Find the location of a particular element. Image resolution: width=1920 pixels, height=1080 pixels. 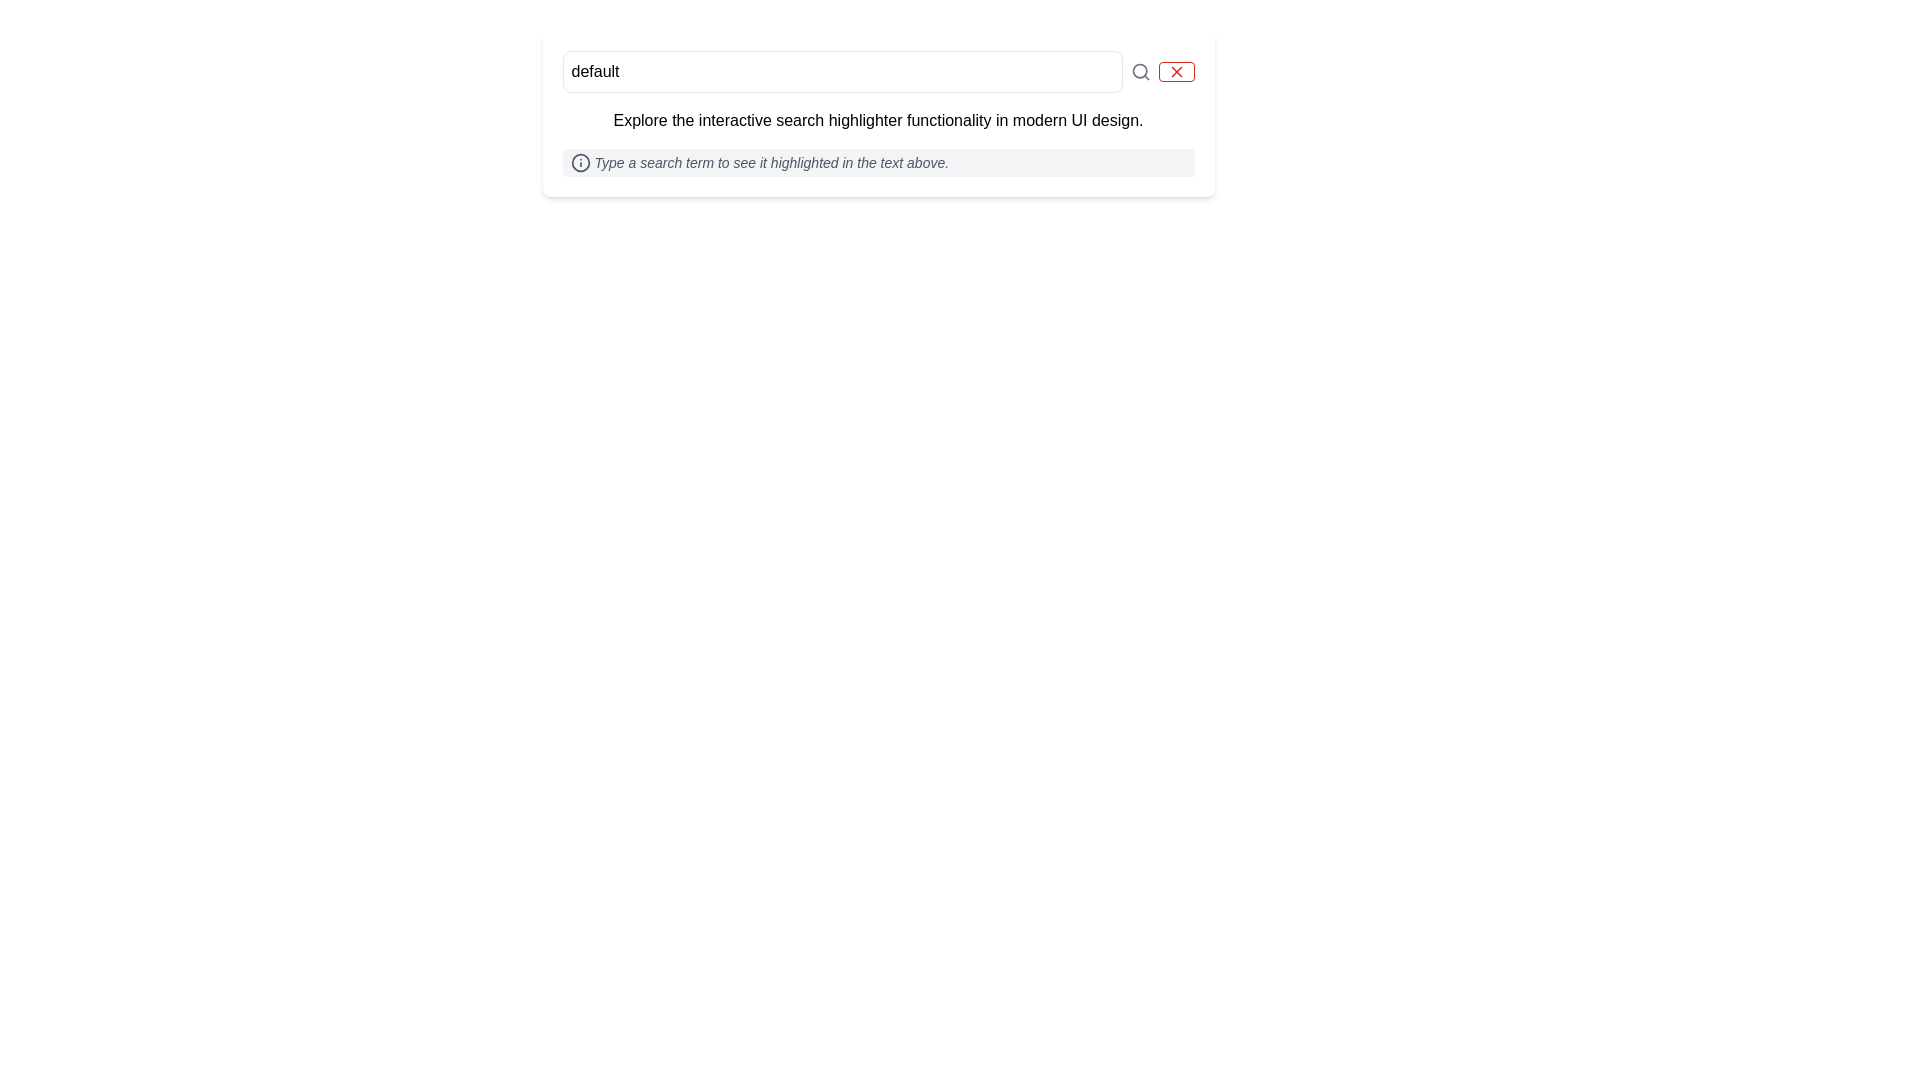

the 'X' icon button located at the top-right corner of the dialog is located at coordinates (1176, 71).